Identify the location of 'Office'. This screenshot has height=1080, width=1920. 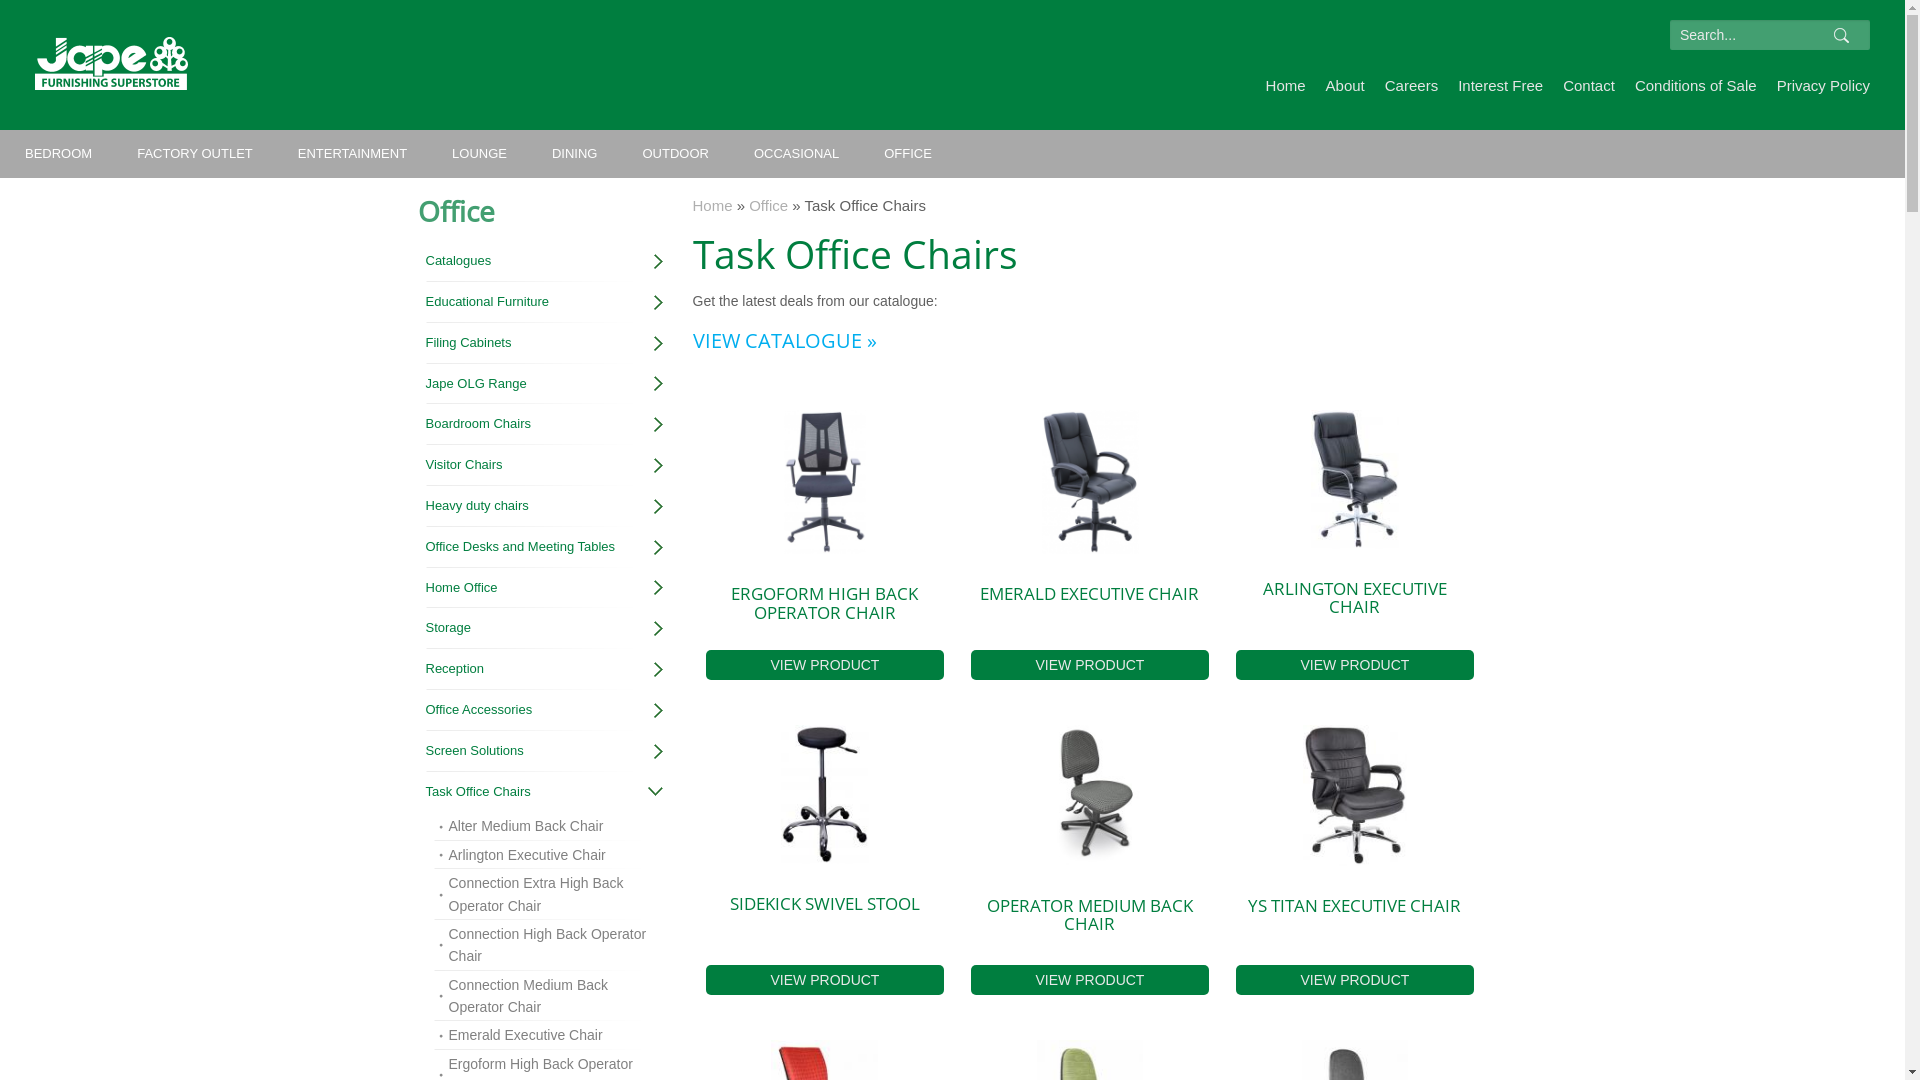
(767, 205).